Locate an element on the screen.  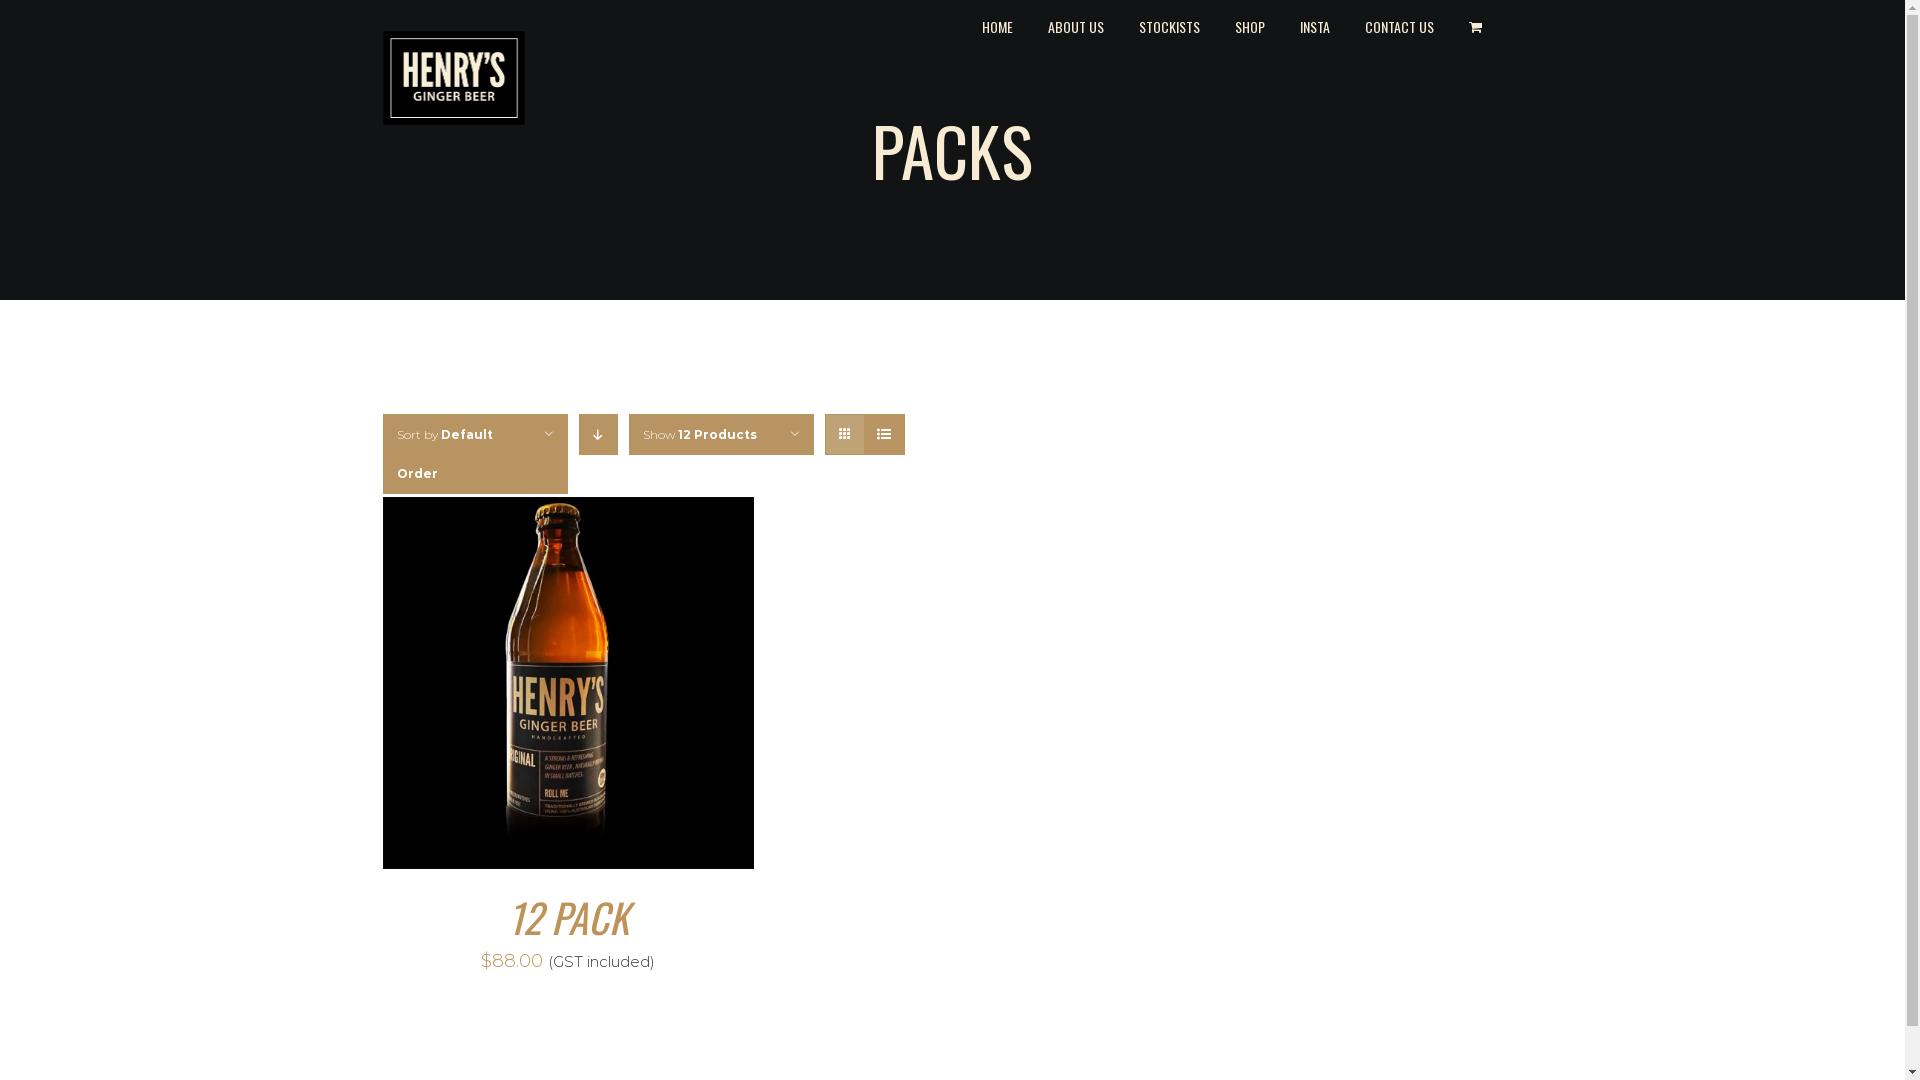
'FIND A STOCKIST' is located at coordinates (1342, 881).